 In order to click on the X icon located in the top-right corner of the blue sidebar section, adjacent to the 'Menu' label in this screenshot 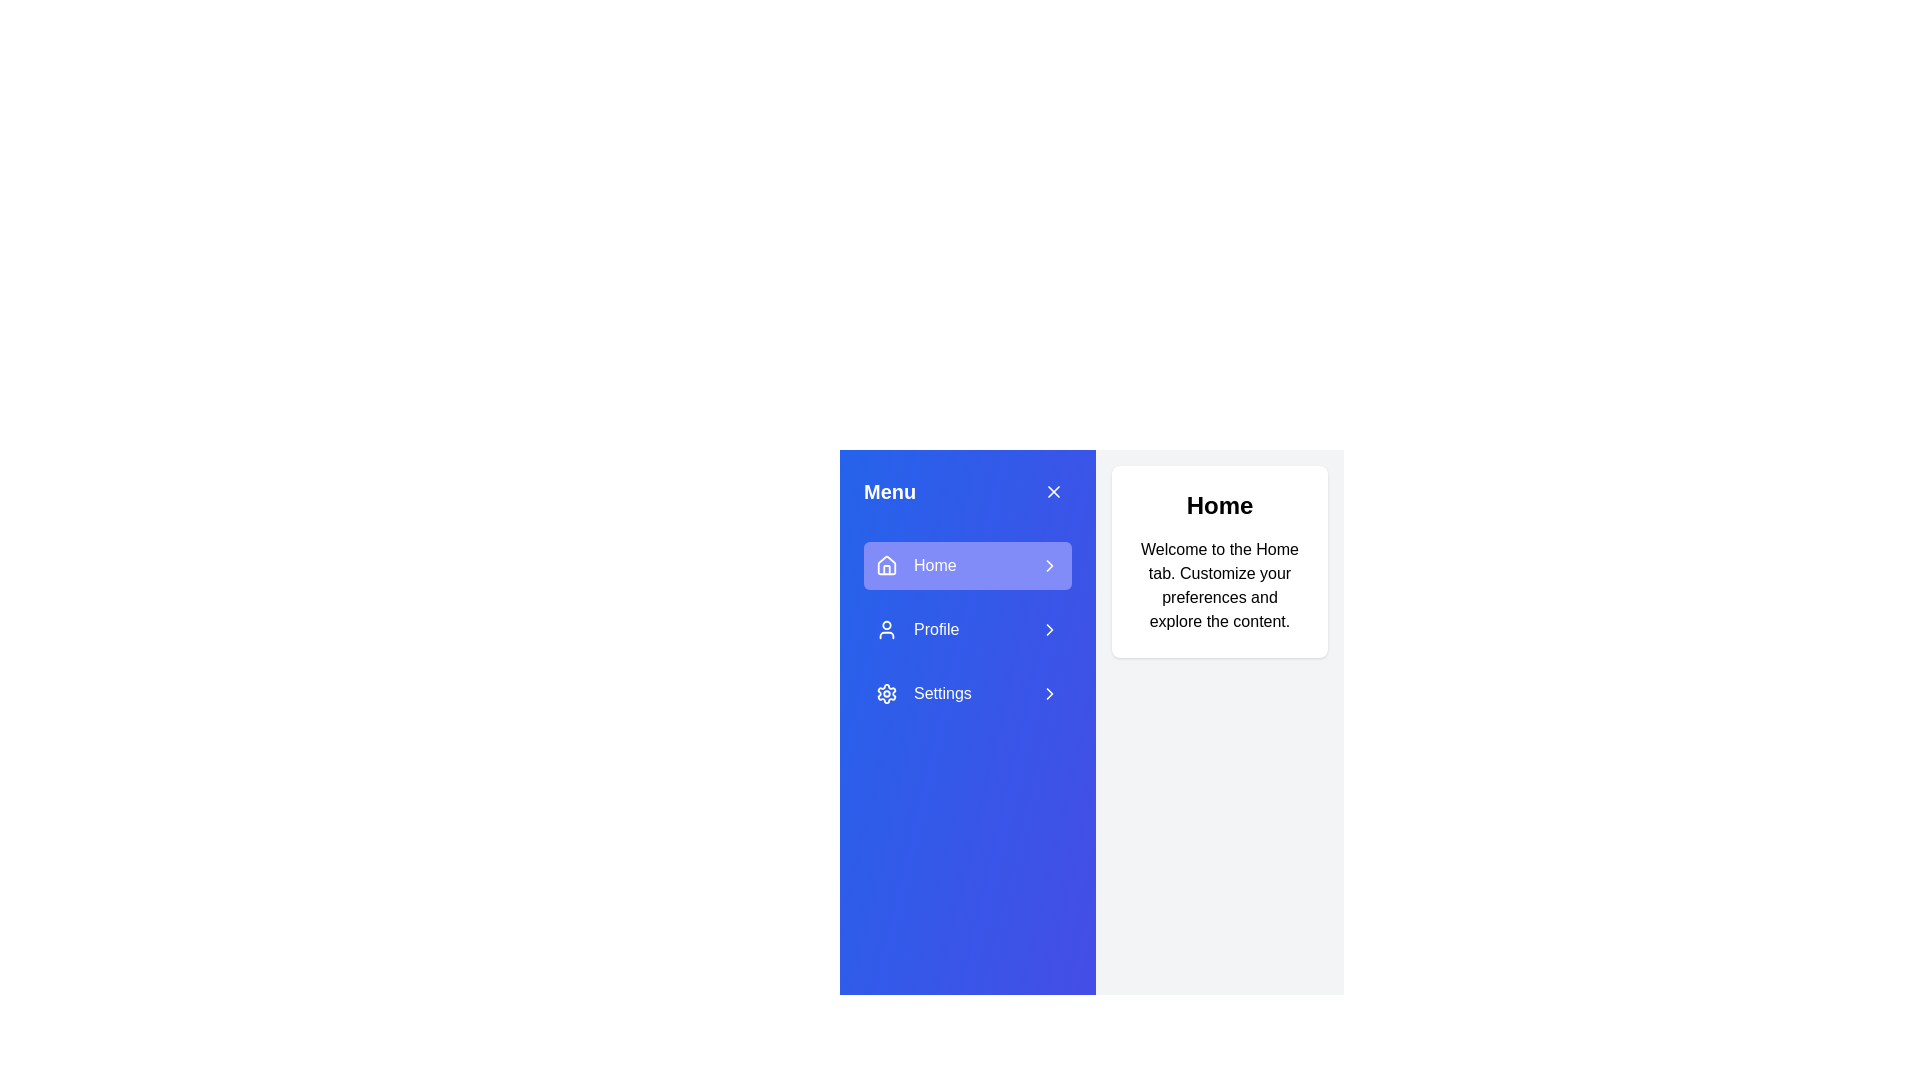, I will do `click(1053, 492)`.